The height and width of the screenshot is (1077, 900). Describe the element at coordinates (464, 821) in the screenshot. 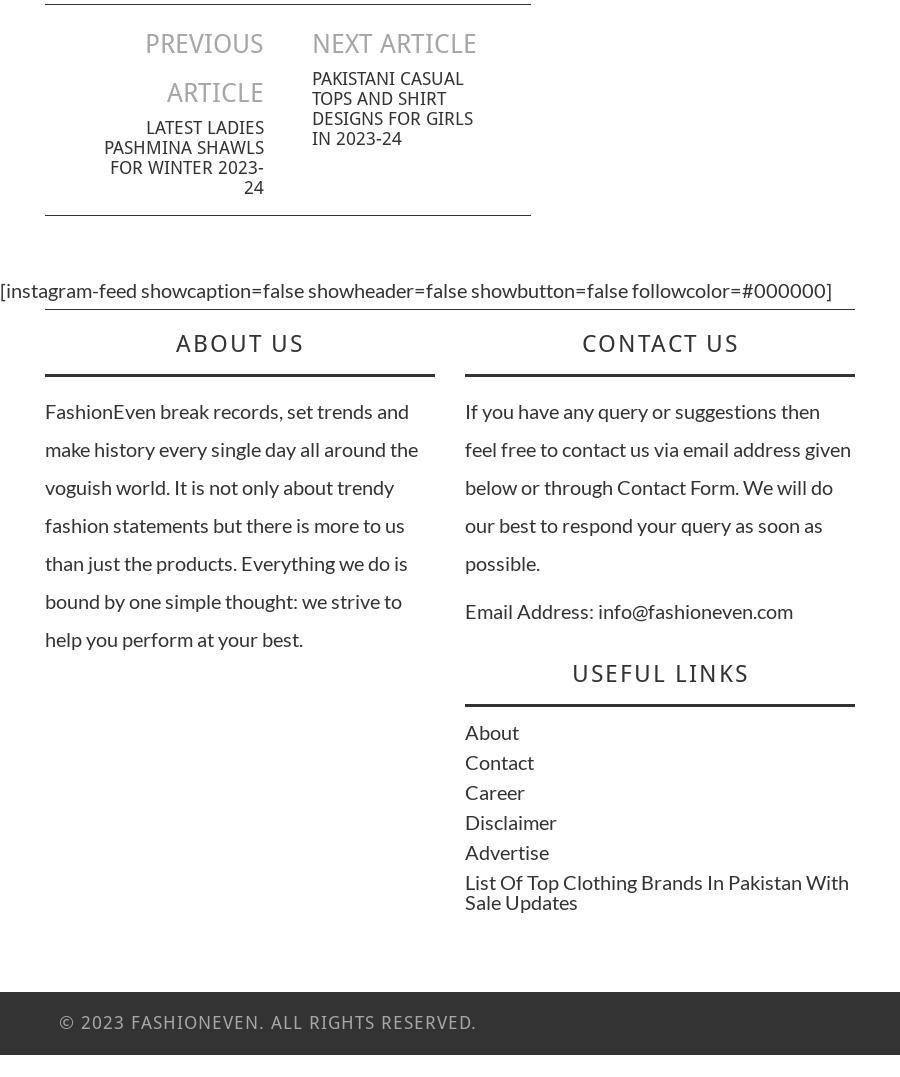

I see `'Disclaimer'` at that location.